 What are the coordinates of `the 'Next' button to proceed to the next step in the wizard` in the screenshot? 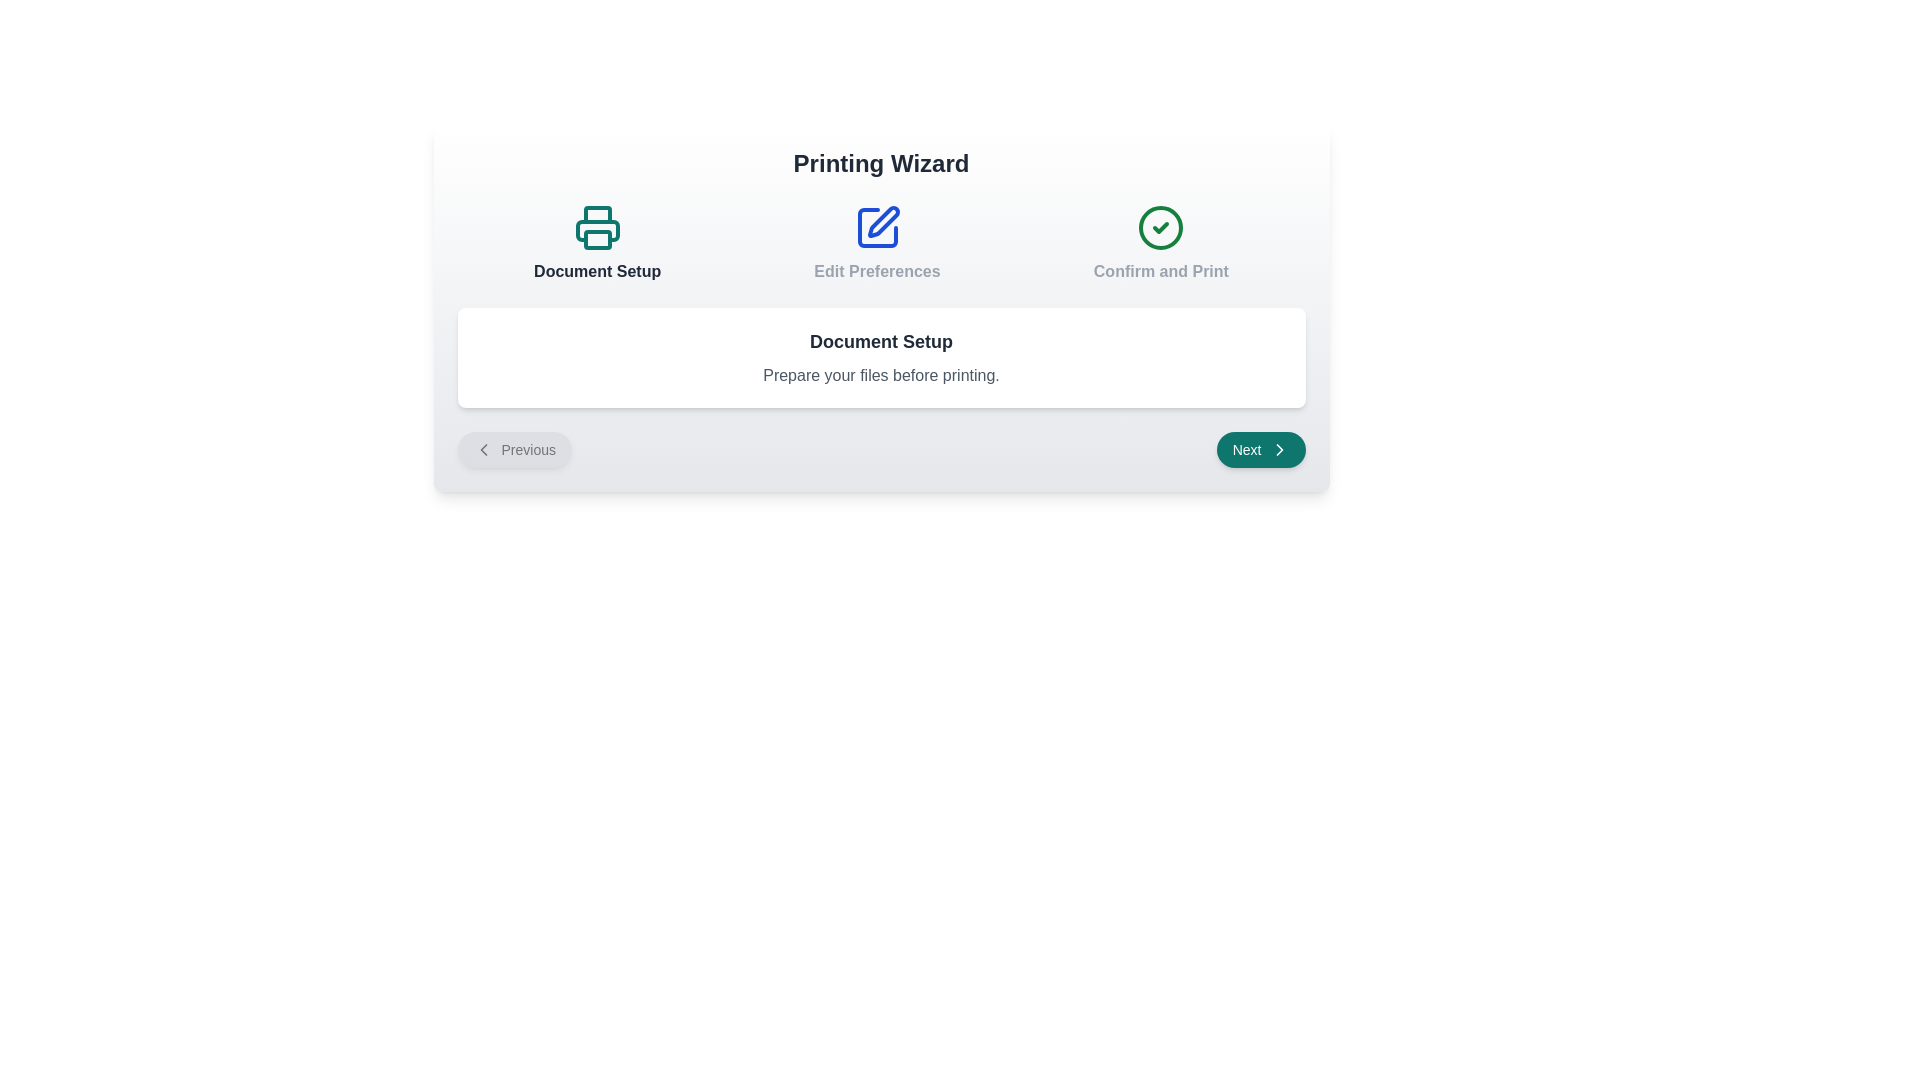 It's located at (1260, 450).